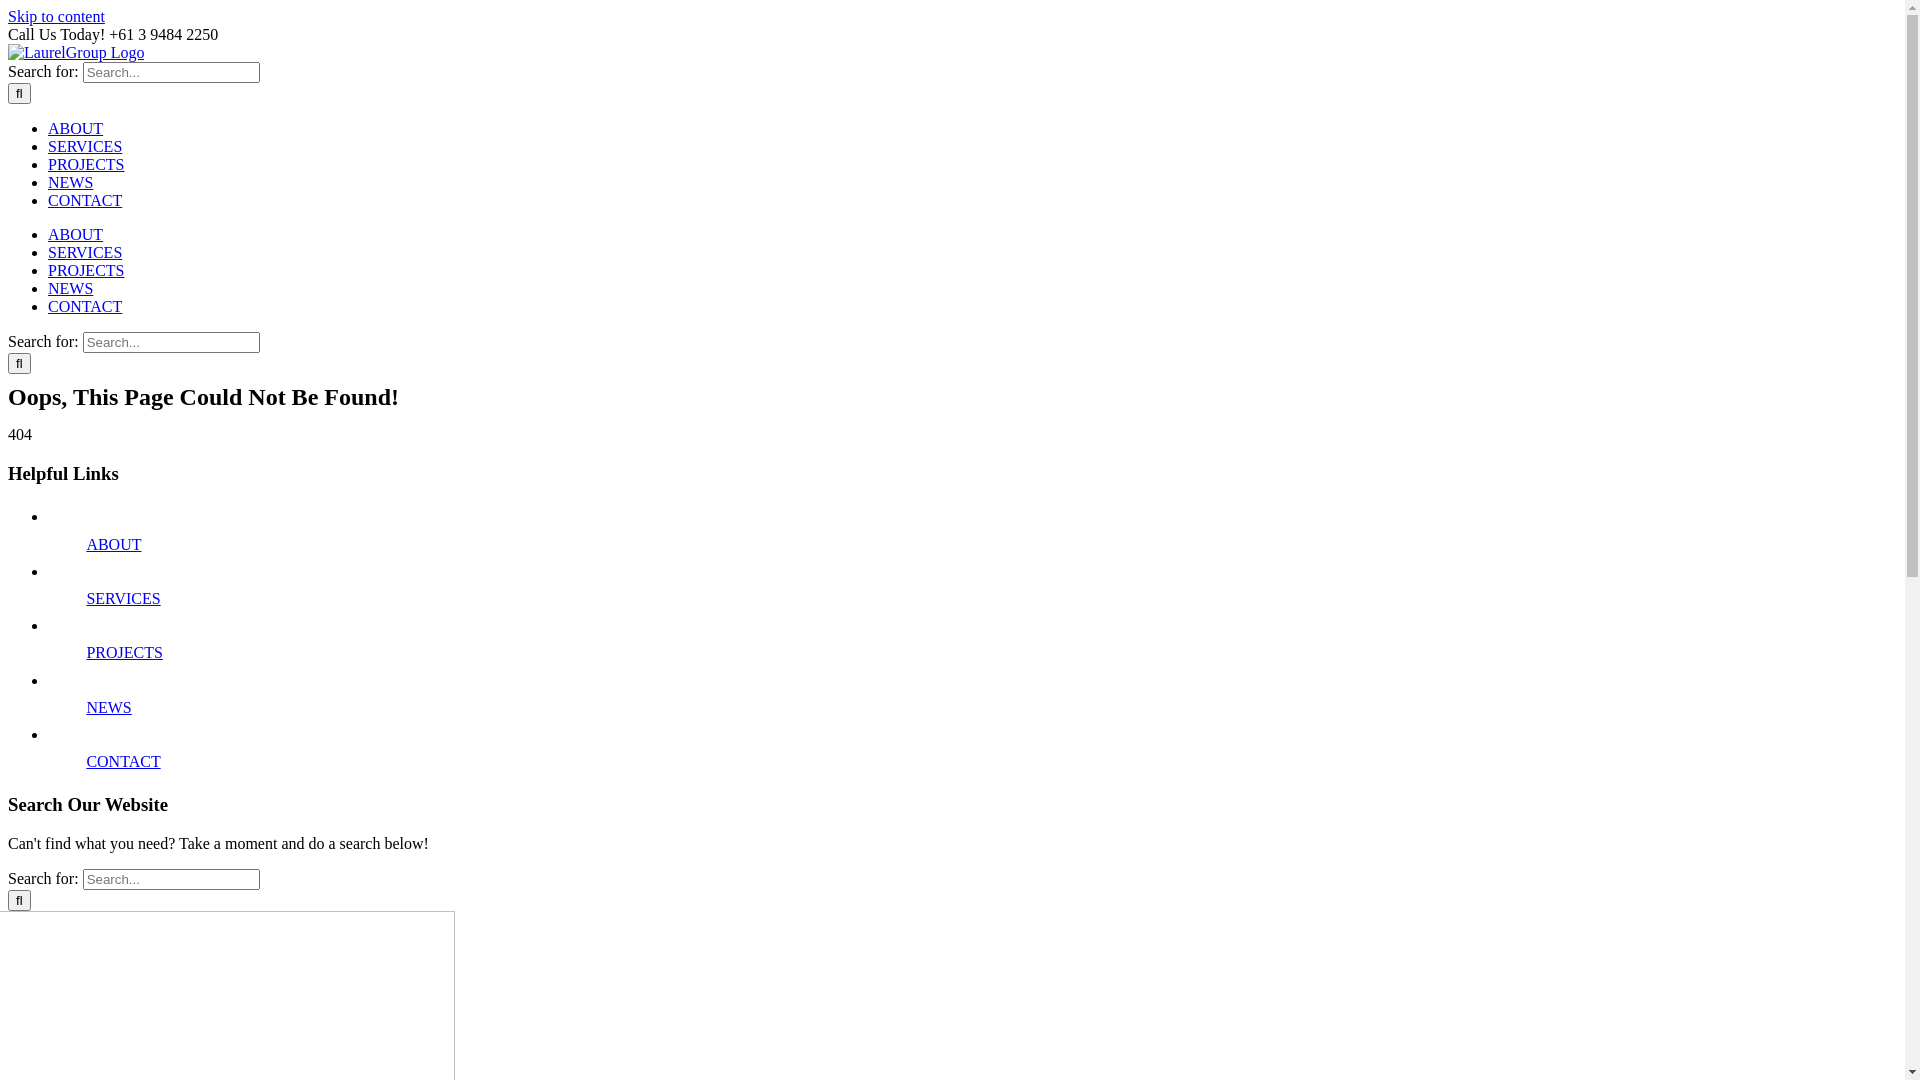 This screenshot has width=1920, height=1080. I want to click on 'PROJECTS', so click(85, 270).